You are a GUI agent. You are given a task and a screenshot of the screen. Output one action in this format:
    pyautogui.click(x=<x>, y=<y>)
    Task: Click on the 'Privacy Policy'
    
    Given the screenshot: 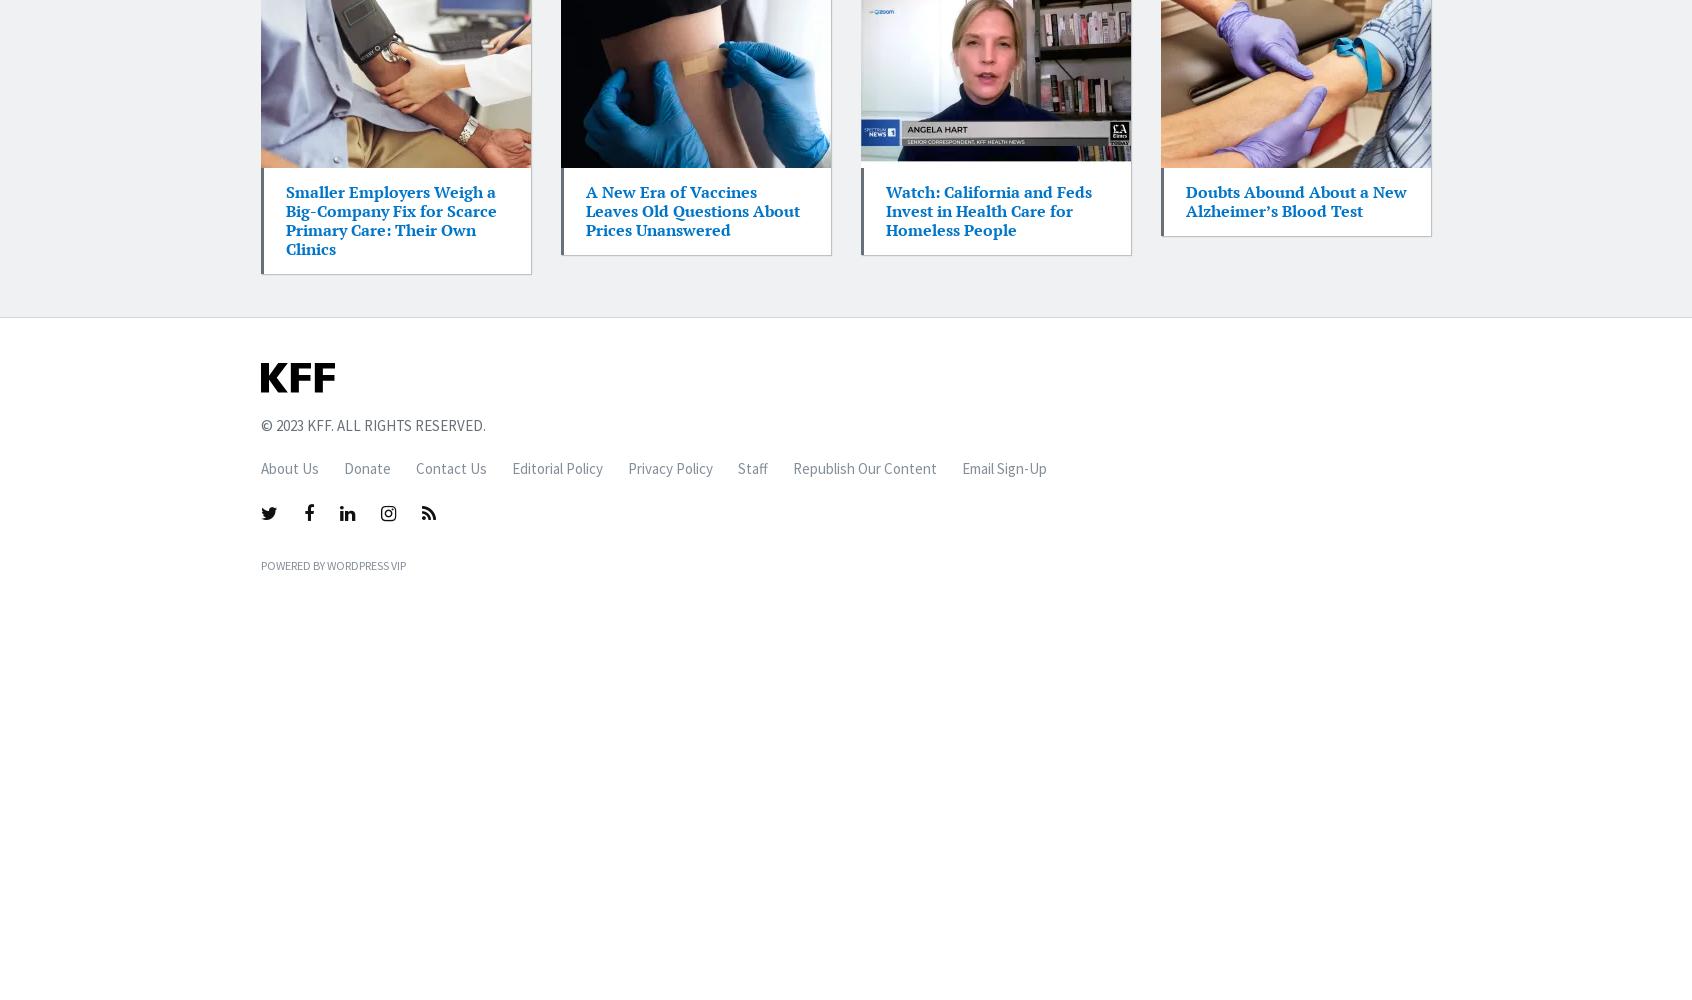 What is the action you would take?
    pyautogui.click(x=627, y=467)
    